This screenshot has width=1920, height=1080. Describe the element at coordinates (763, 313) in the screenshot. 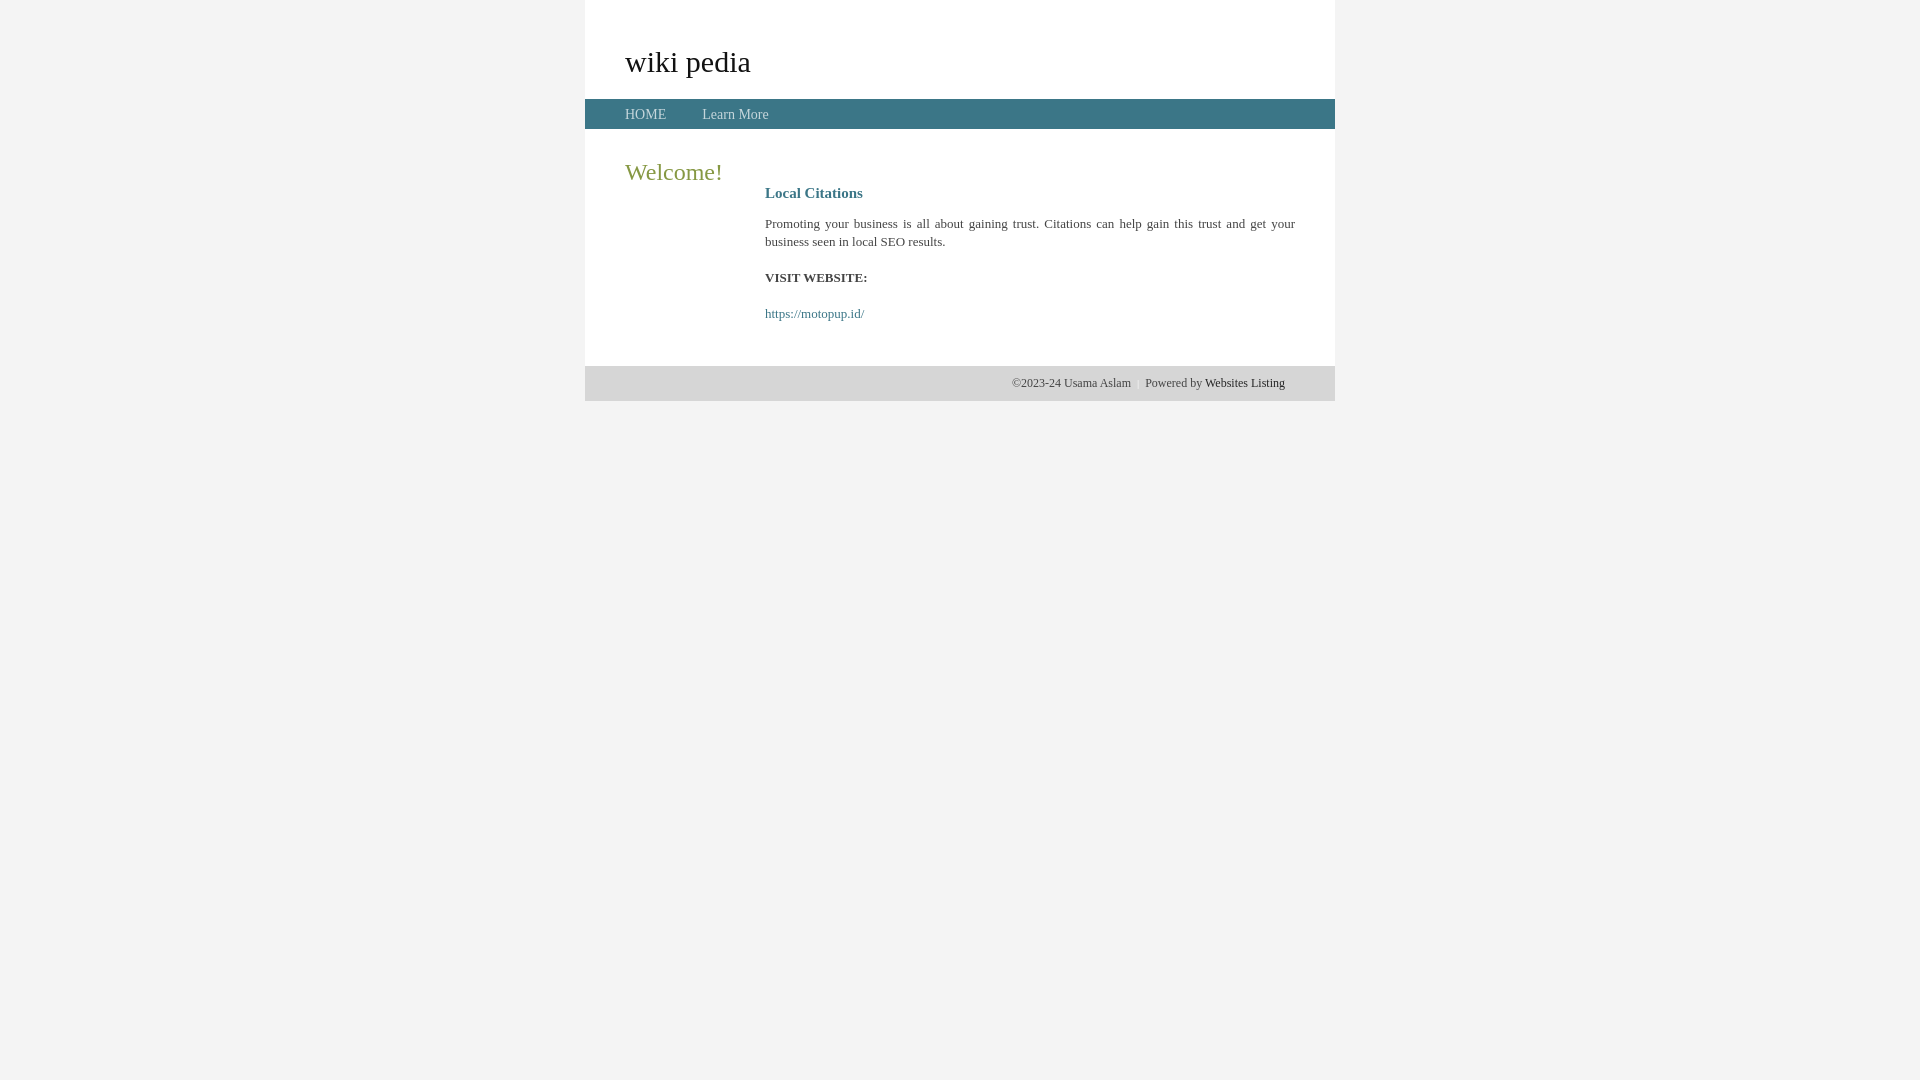

I see `'https://motopup.id/'` at that location.